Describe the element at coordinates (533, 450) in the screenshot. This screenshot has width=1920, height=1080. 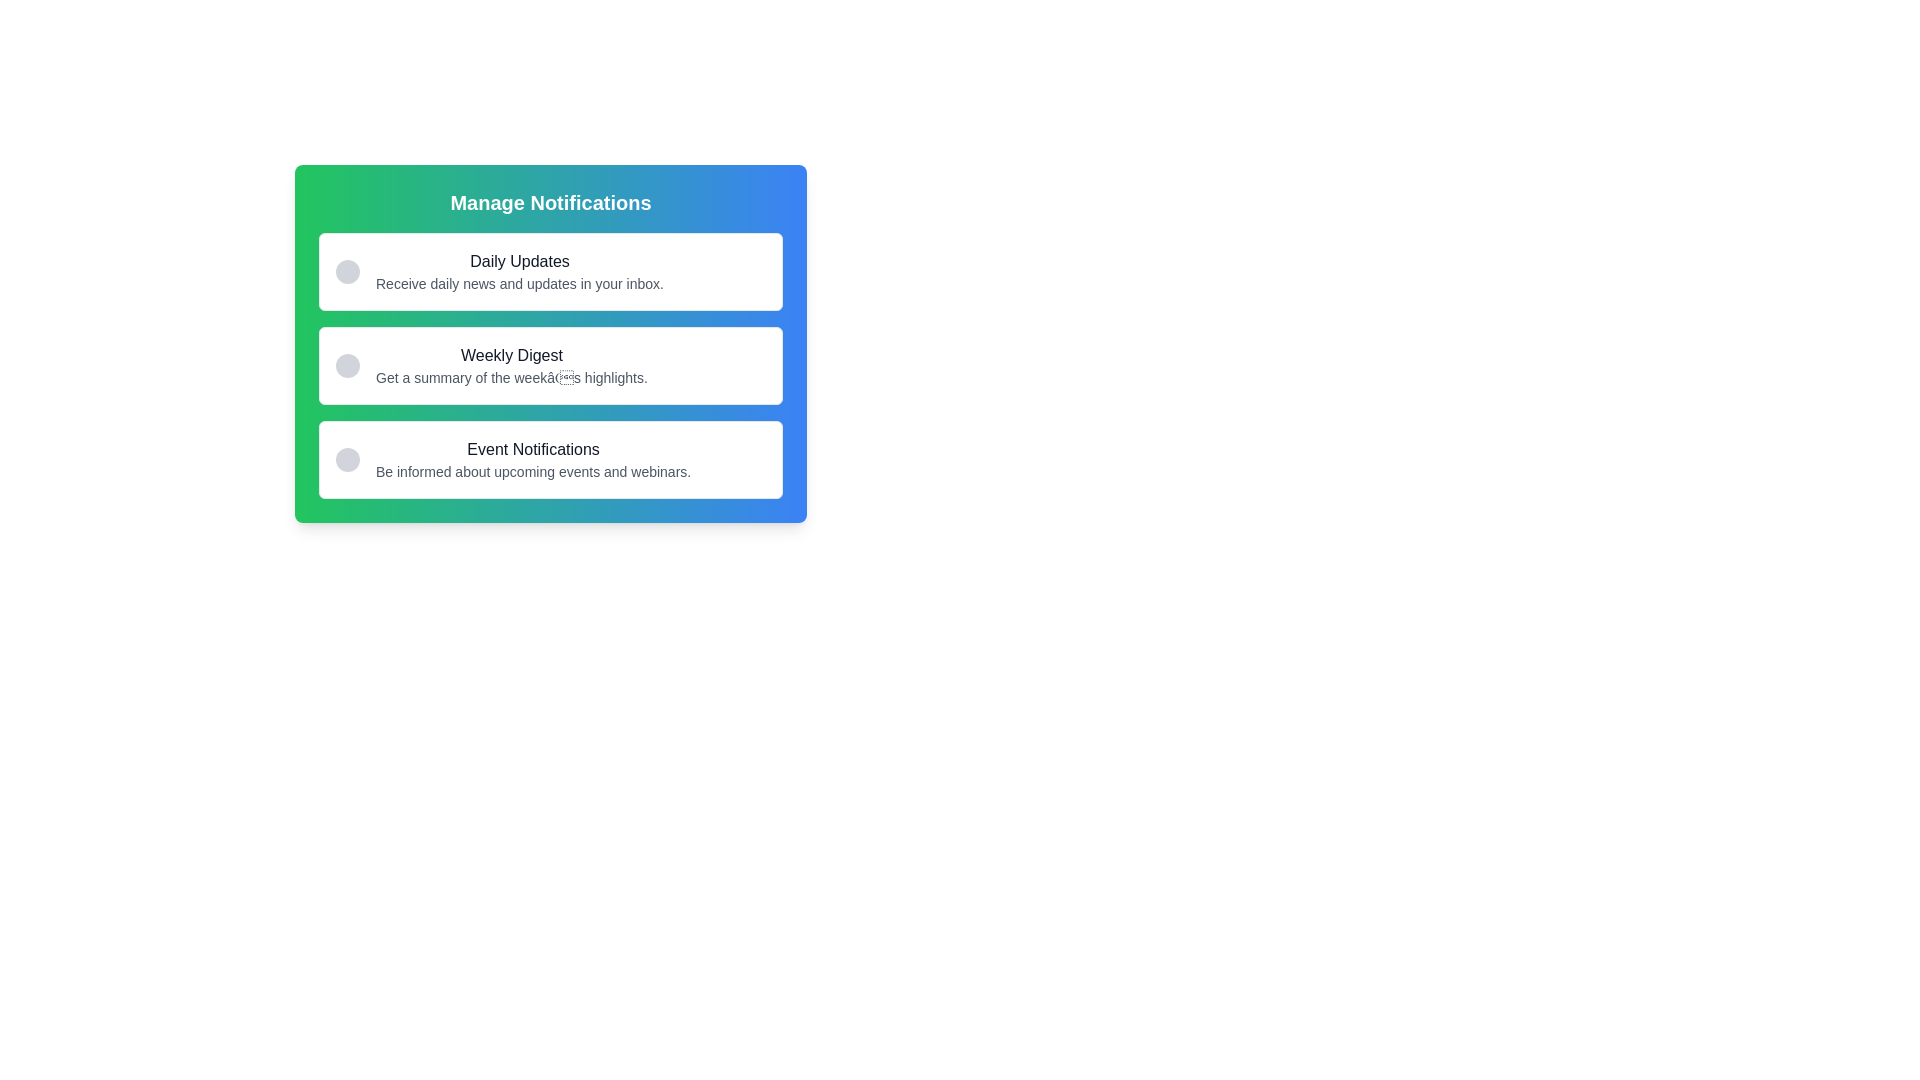
I see `the 'Event Notifications' section heading text label in the 'Manage Notifications' panel, which is located between 'Weekly Digest' and the descriptive text about events` at that location.